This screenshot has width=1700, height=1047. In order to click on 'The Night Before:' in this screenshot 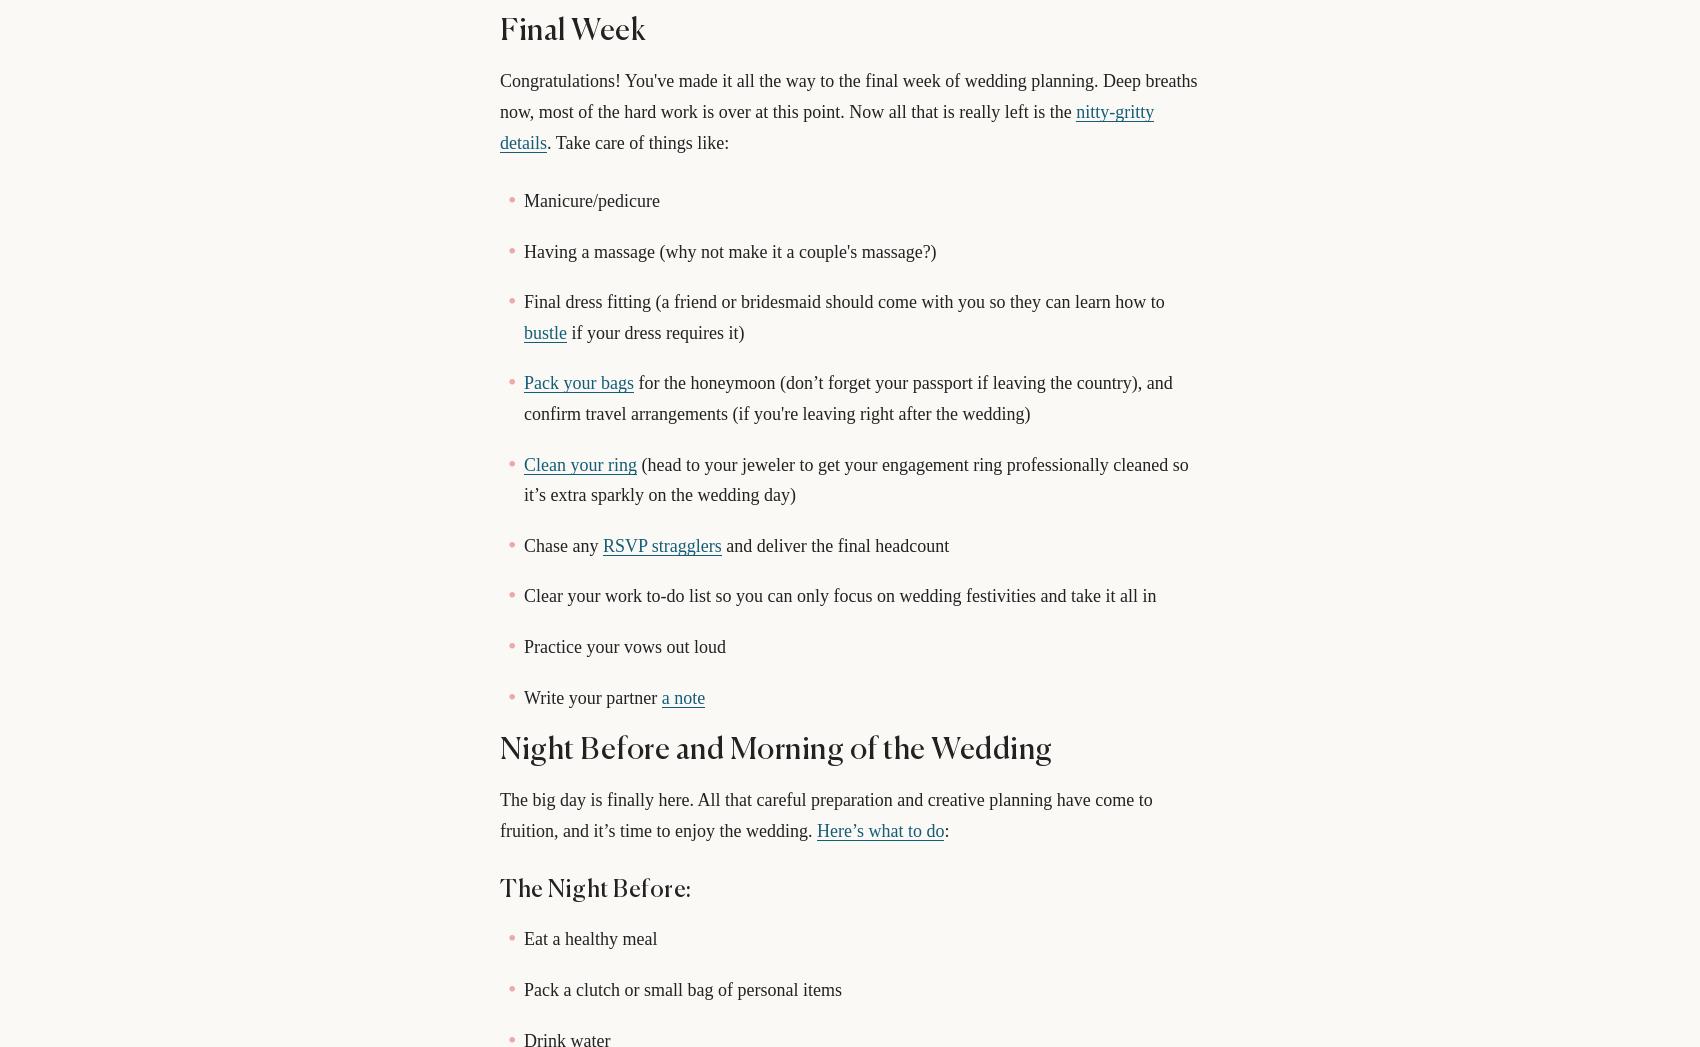, I will do `click(594, 888)`.